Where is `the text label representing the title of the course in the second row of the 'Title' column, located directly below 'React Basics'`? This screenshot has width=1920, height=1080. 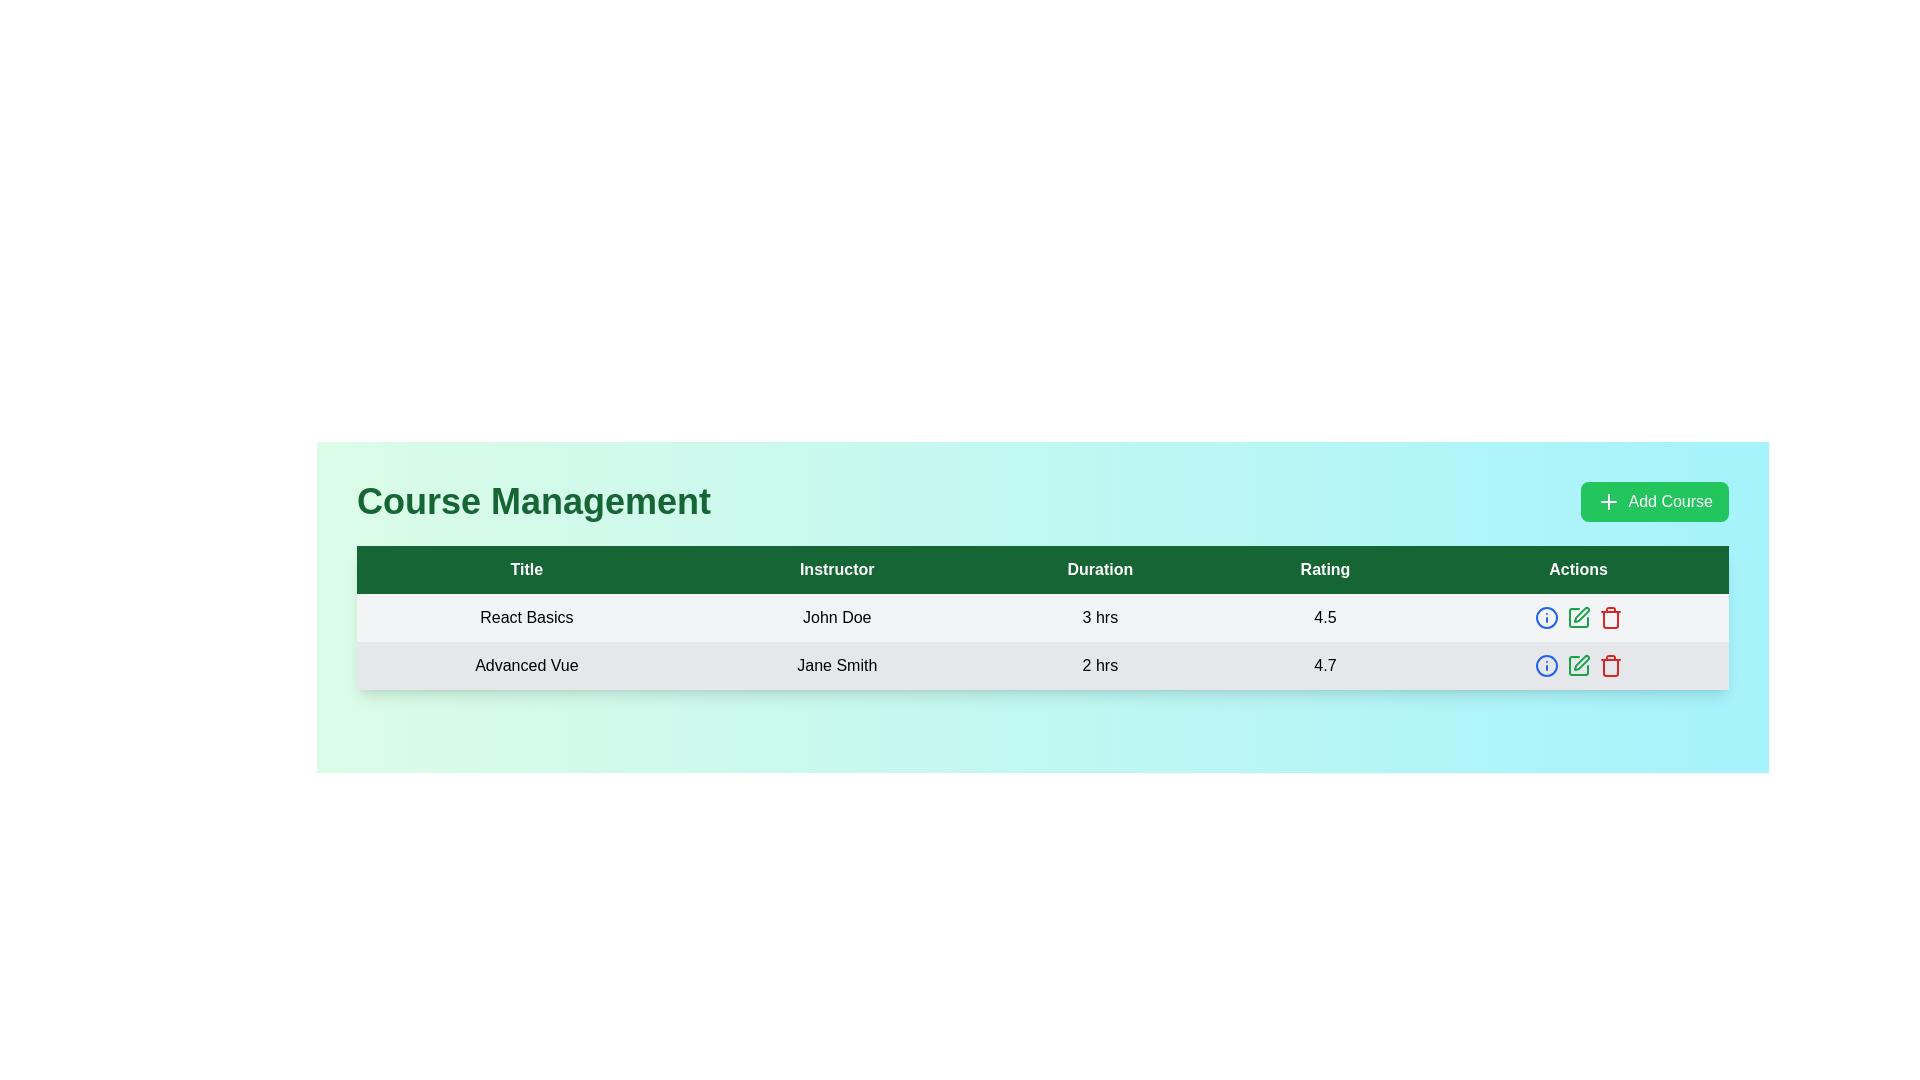
the text label representing the title of the course in the second row of the 'Title' column, located directly below 'React Basics' is located at coordinates (526, 666).